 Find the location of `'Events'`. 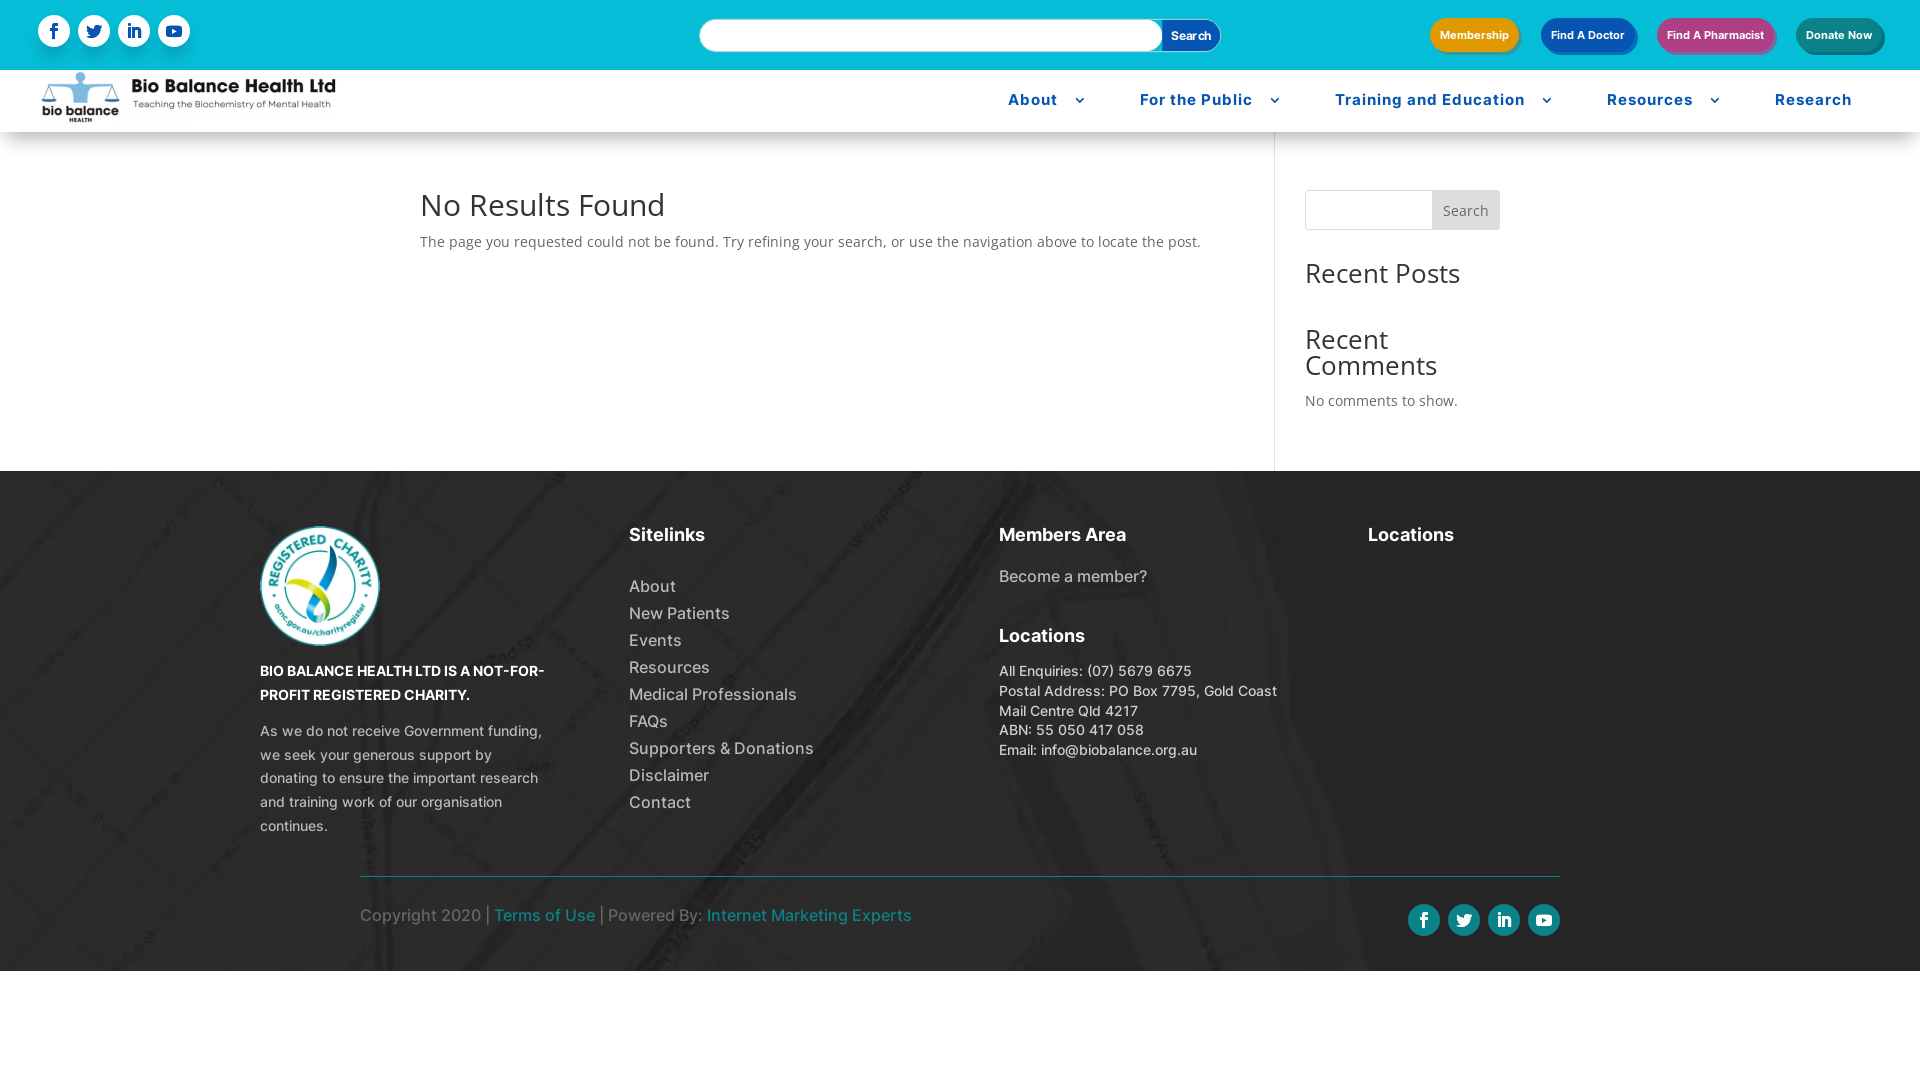

'Events' is located at coordinates (655, 640).